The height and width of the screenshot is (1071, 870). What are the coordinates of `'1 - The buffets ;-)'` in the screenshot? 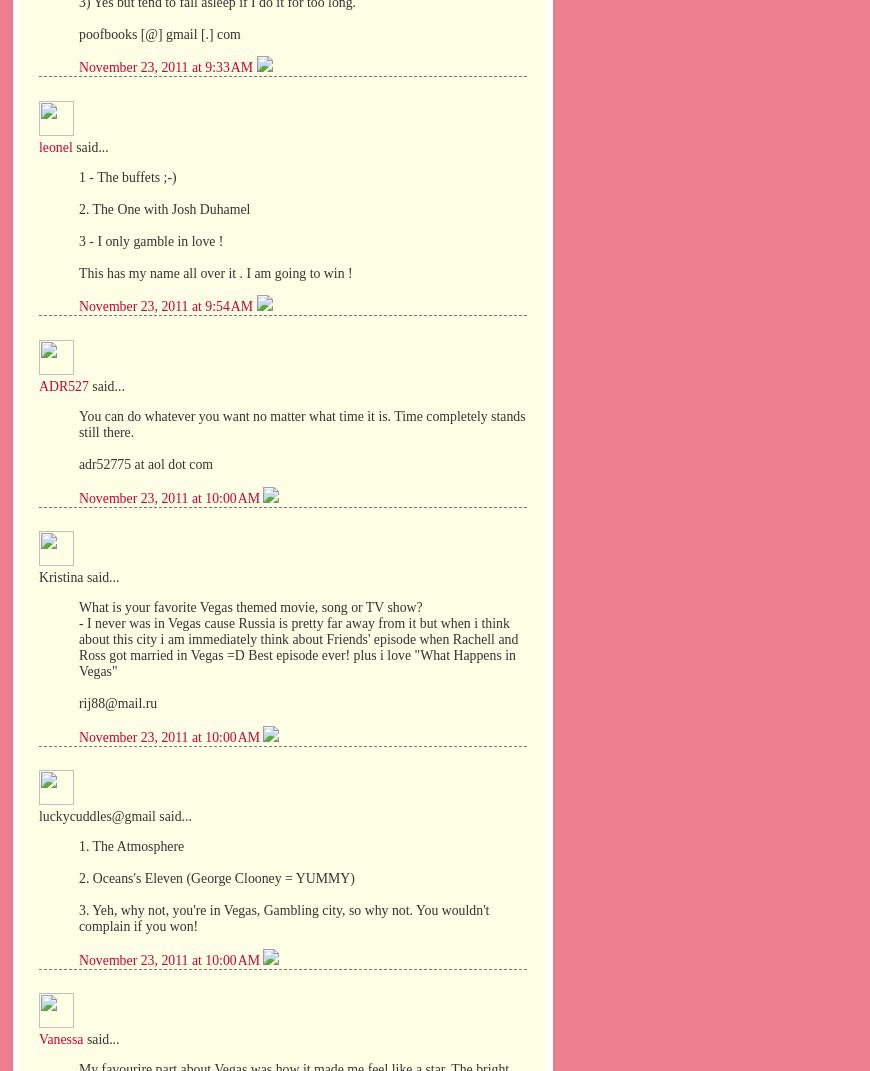 It's located at (126, 175).